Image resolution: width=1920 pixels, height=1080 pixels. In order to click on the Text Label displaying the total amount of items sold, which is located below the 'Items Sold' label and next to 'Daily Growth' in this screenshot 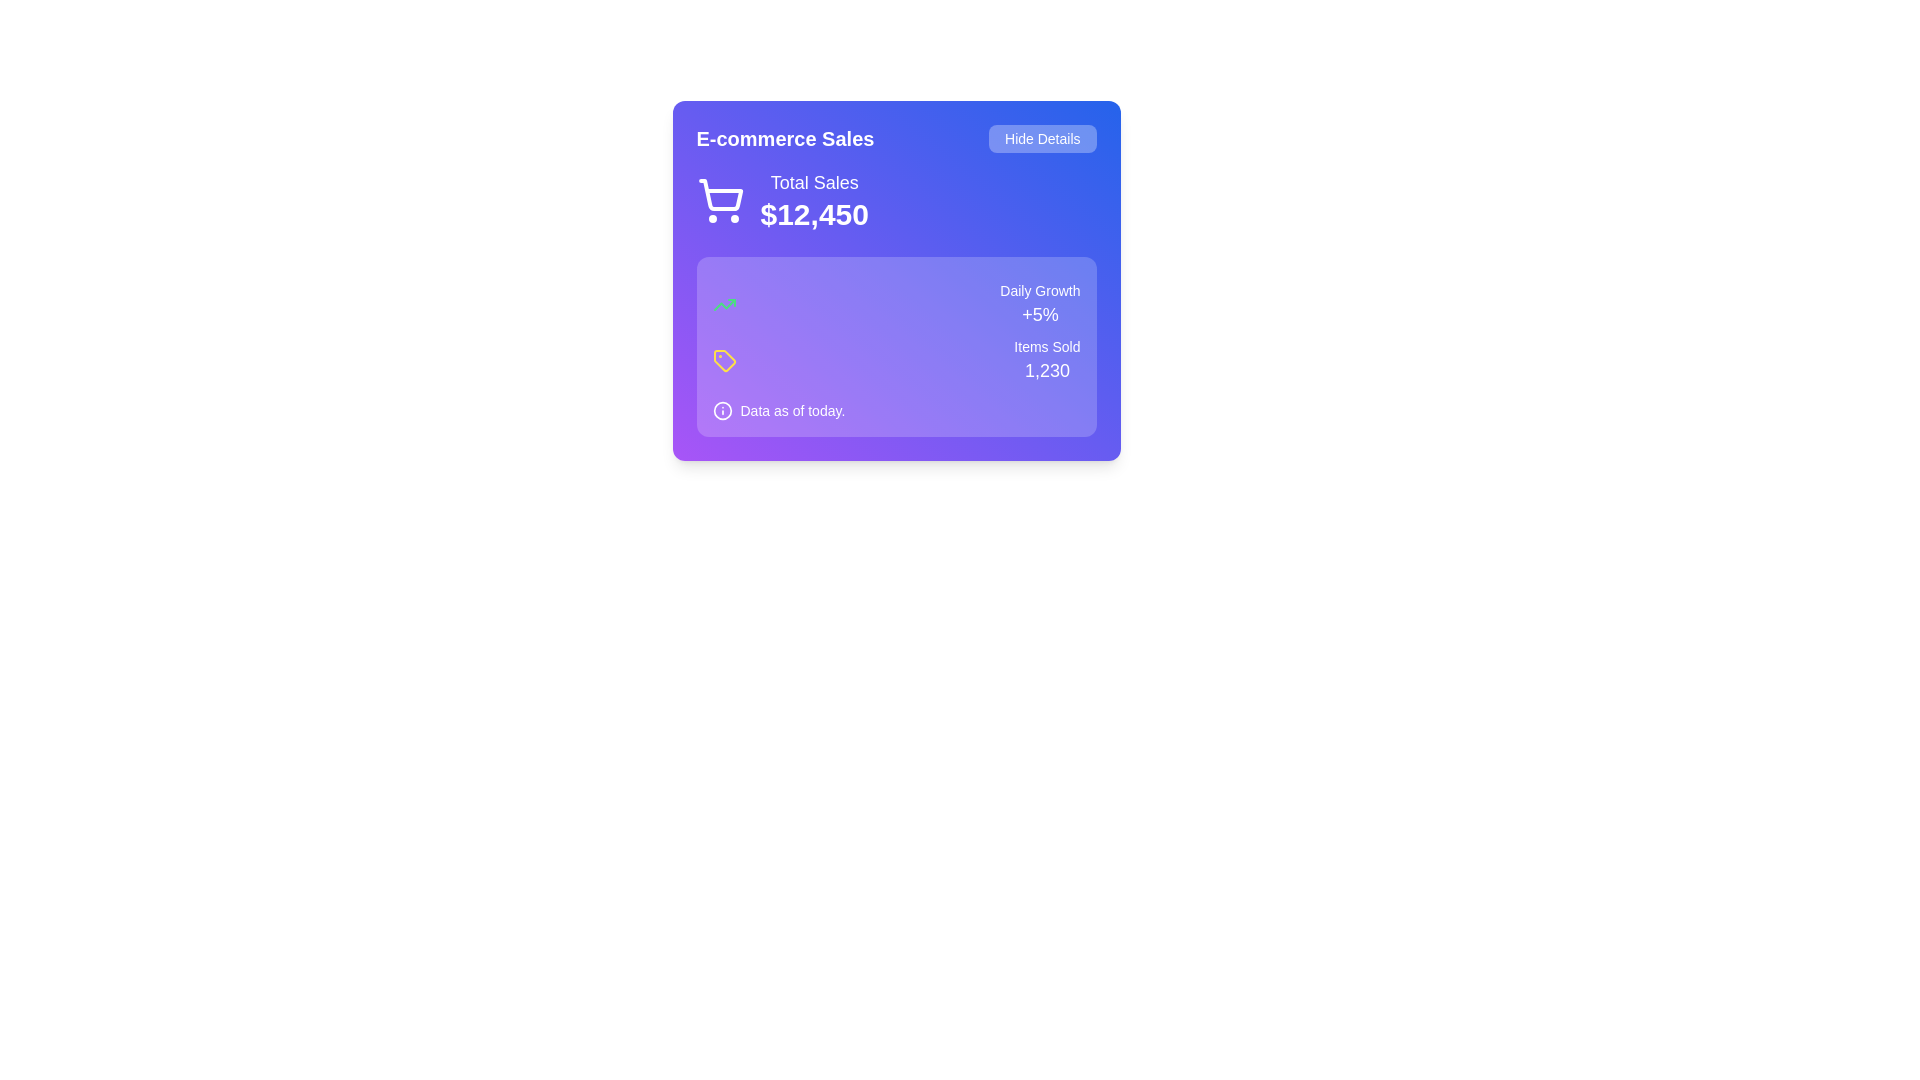, I will do `click(1046, 370)`.